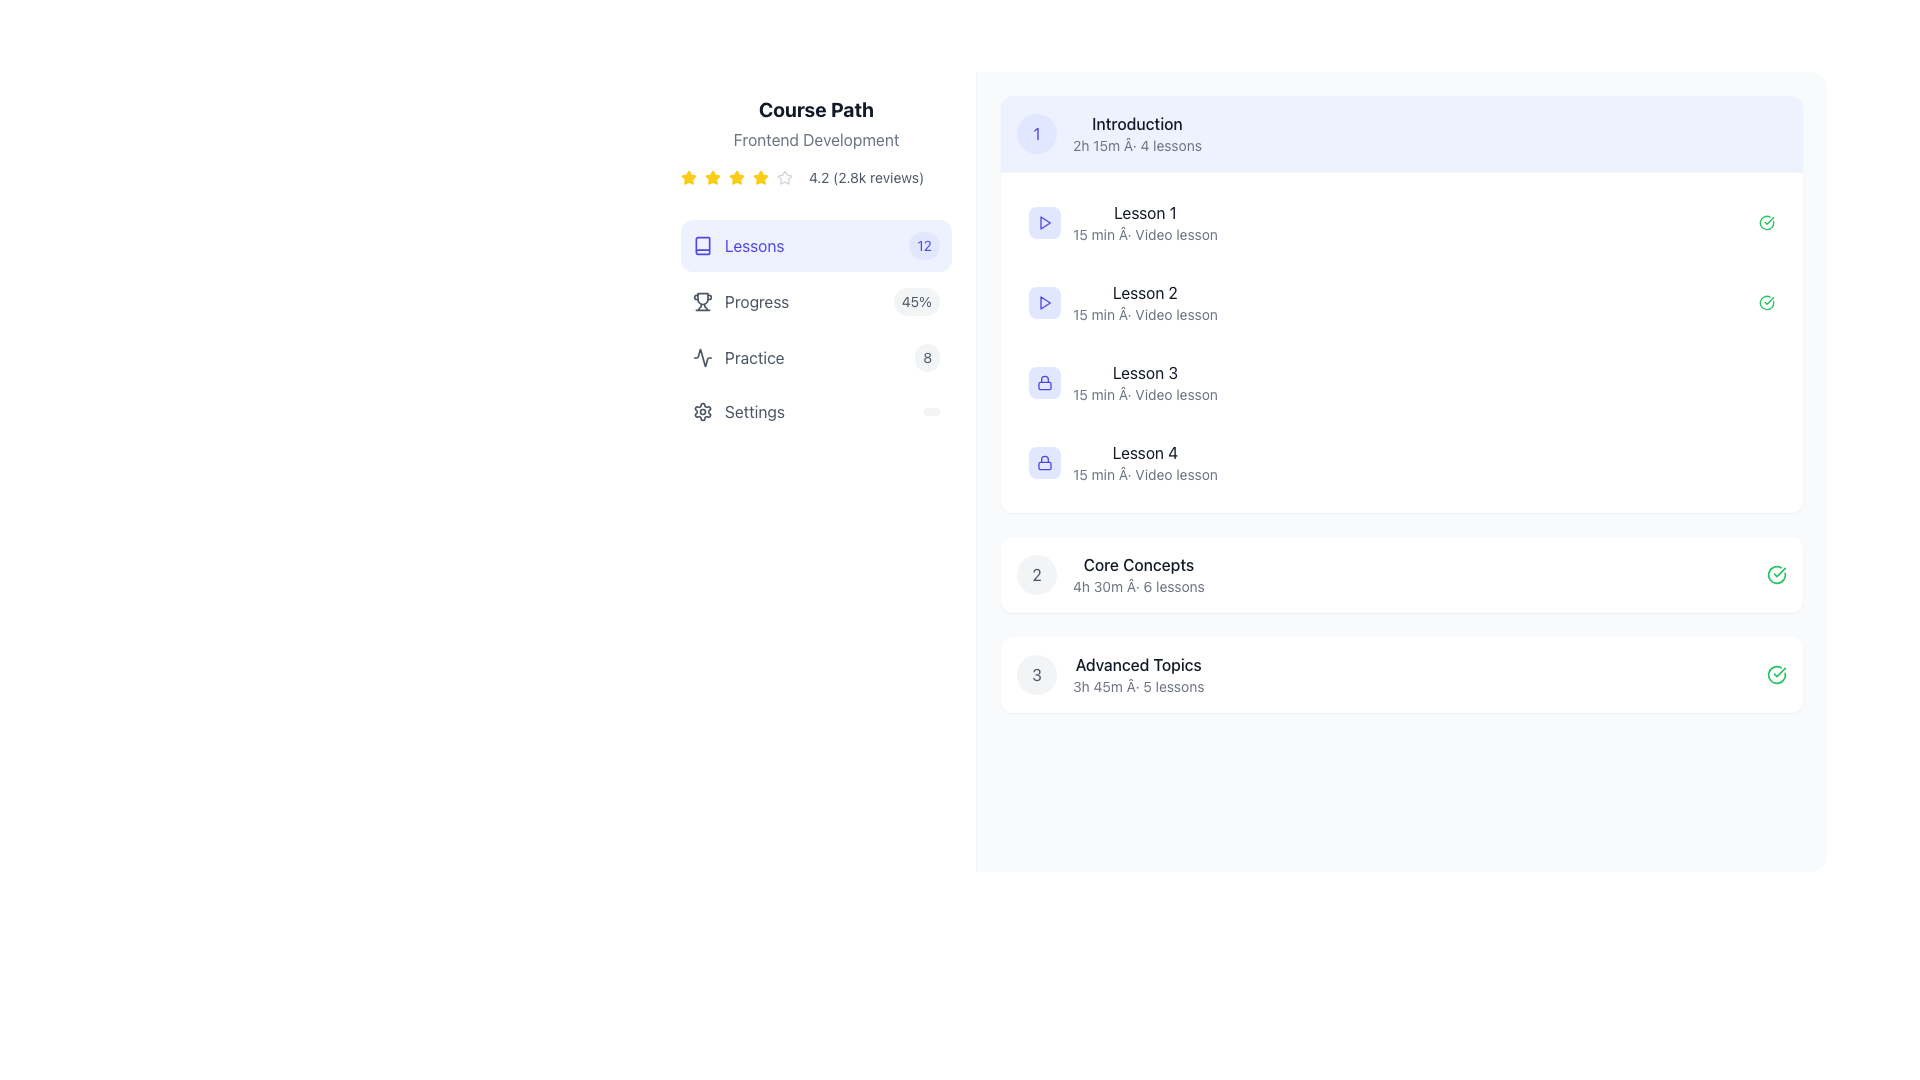 This screenshot has height=1080, width=1920. Describe the element at coordinates (1109, 675) in the screenshot. I see `the third section of the course list, which provides information about the topic, duration, and number of lessons` at that location.